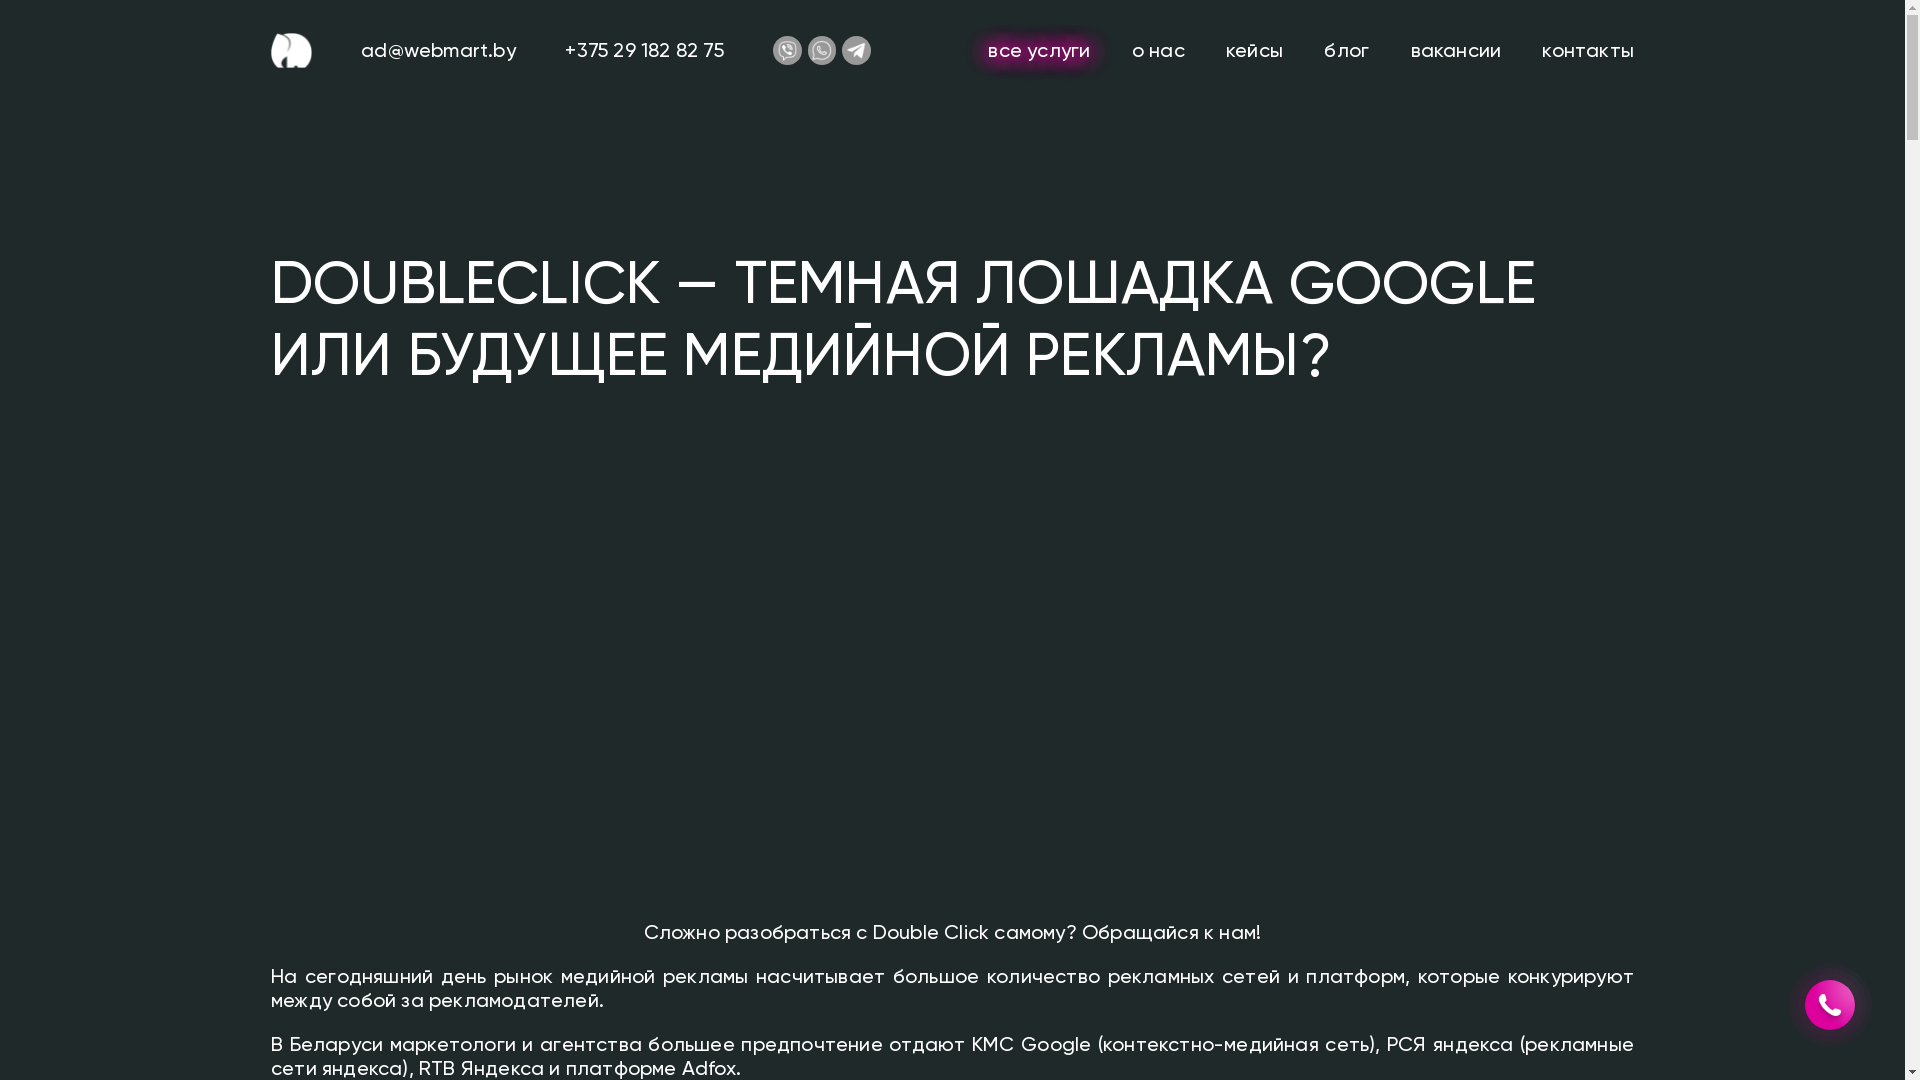 This screenshot has width=1920, height=1080. What do you see at coordinates (437, 49) in the screenshot?
I see `'ad@webmart.by'` at bounding box center [437, 49].